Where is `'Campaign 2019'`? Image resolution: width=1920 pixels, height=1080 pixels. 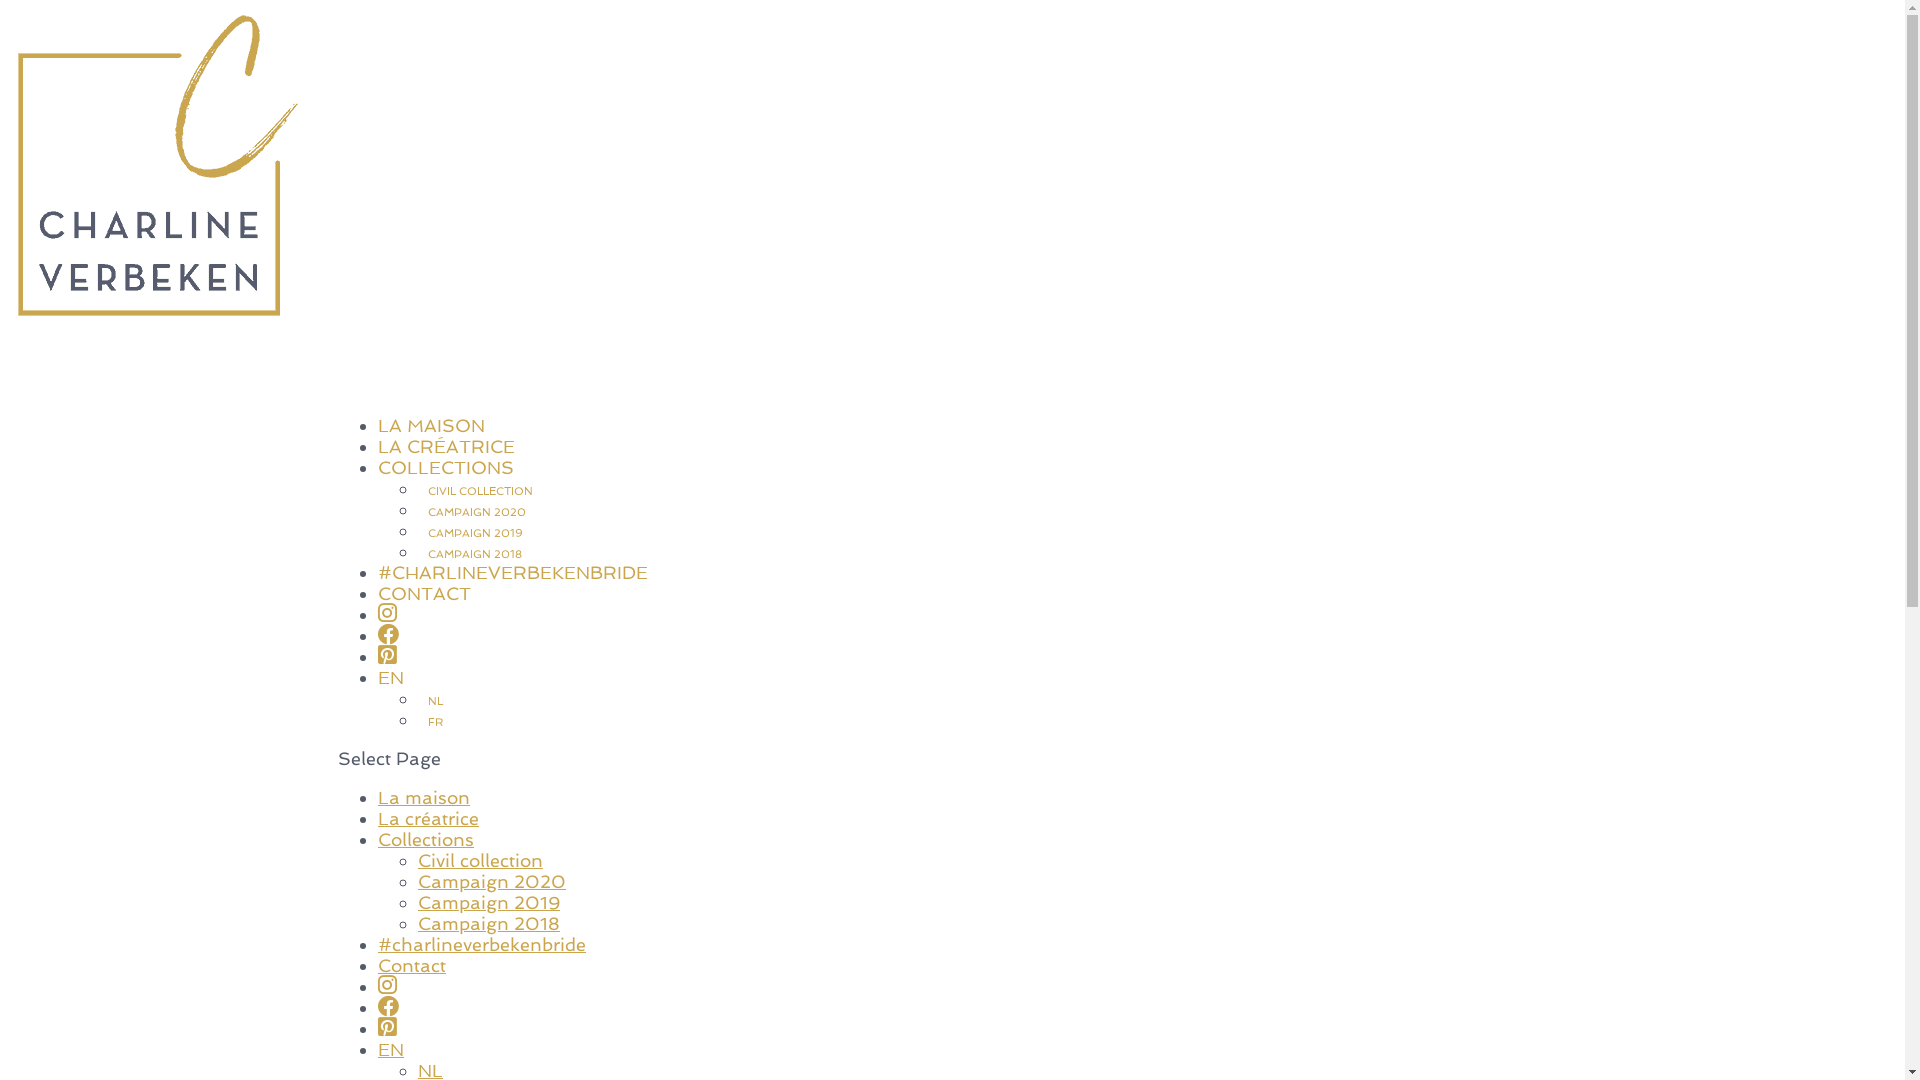 'Campaign 2019' is located at coordinates (489, 902).